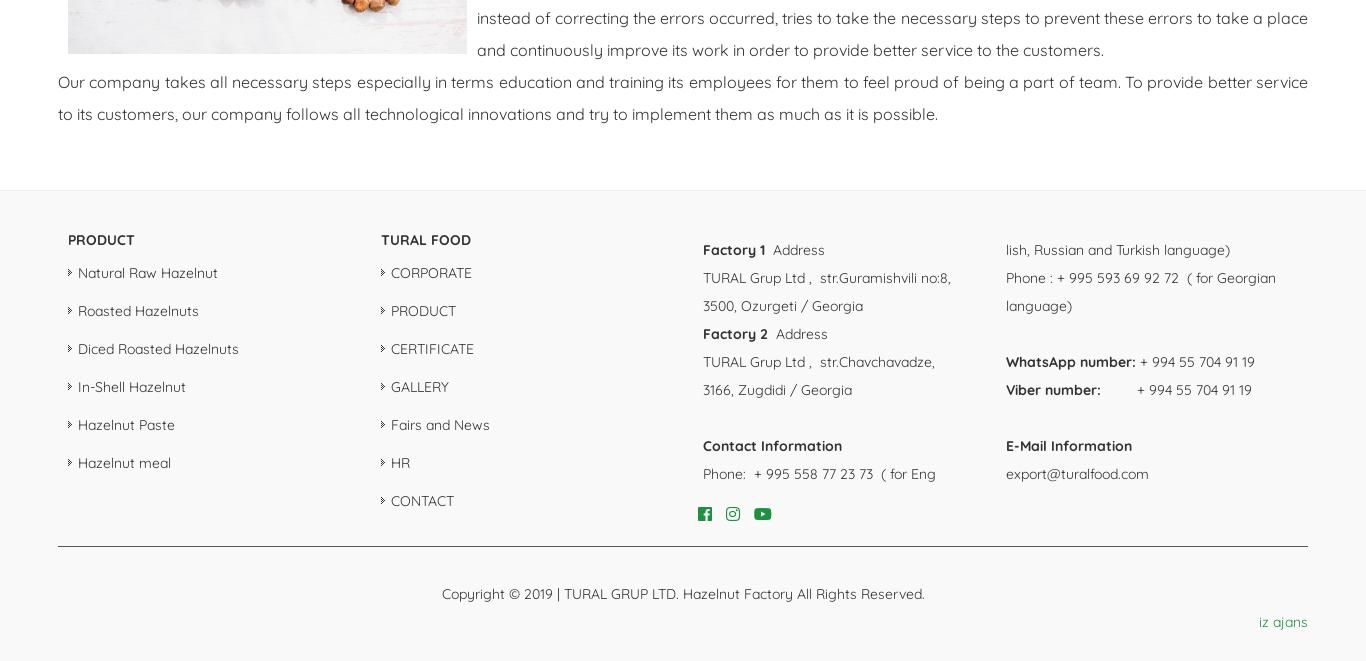 This screenshot has height=661, width=1366. I want to click on 'E-Mail Information', so click(1004, 445).